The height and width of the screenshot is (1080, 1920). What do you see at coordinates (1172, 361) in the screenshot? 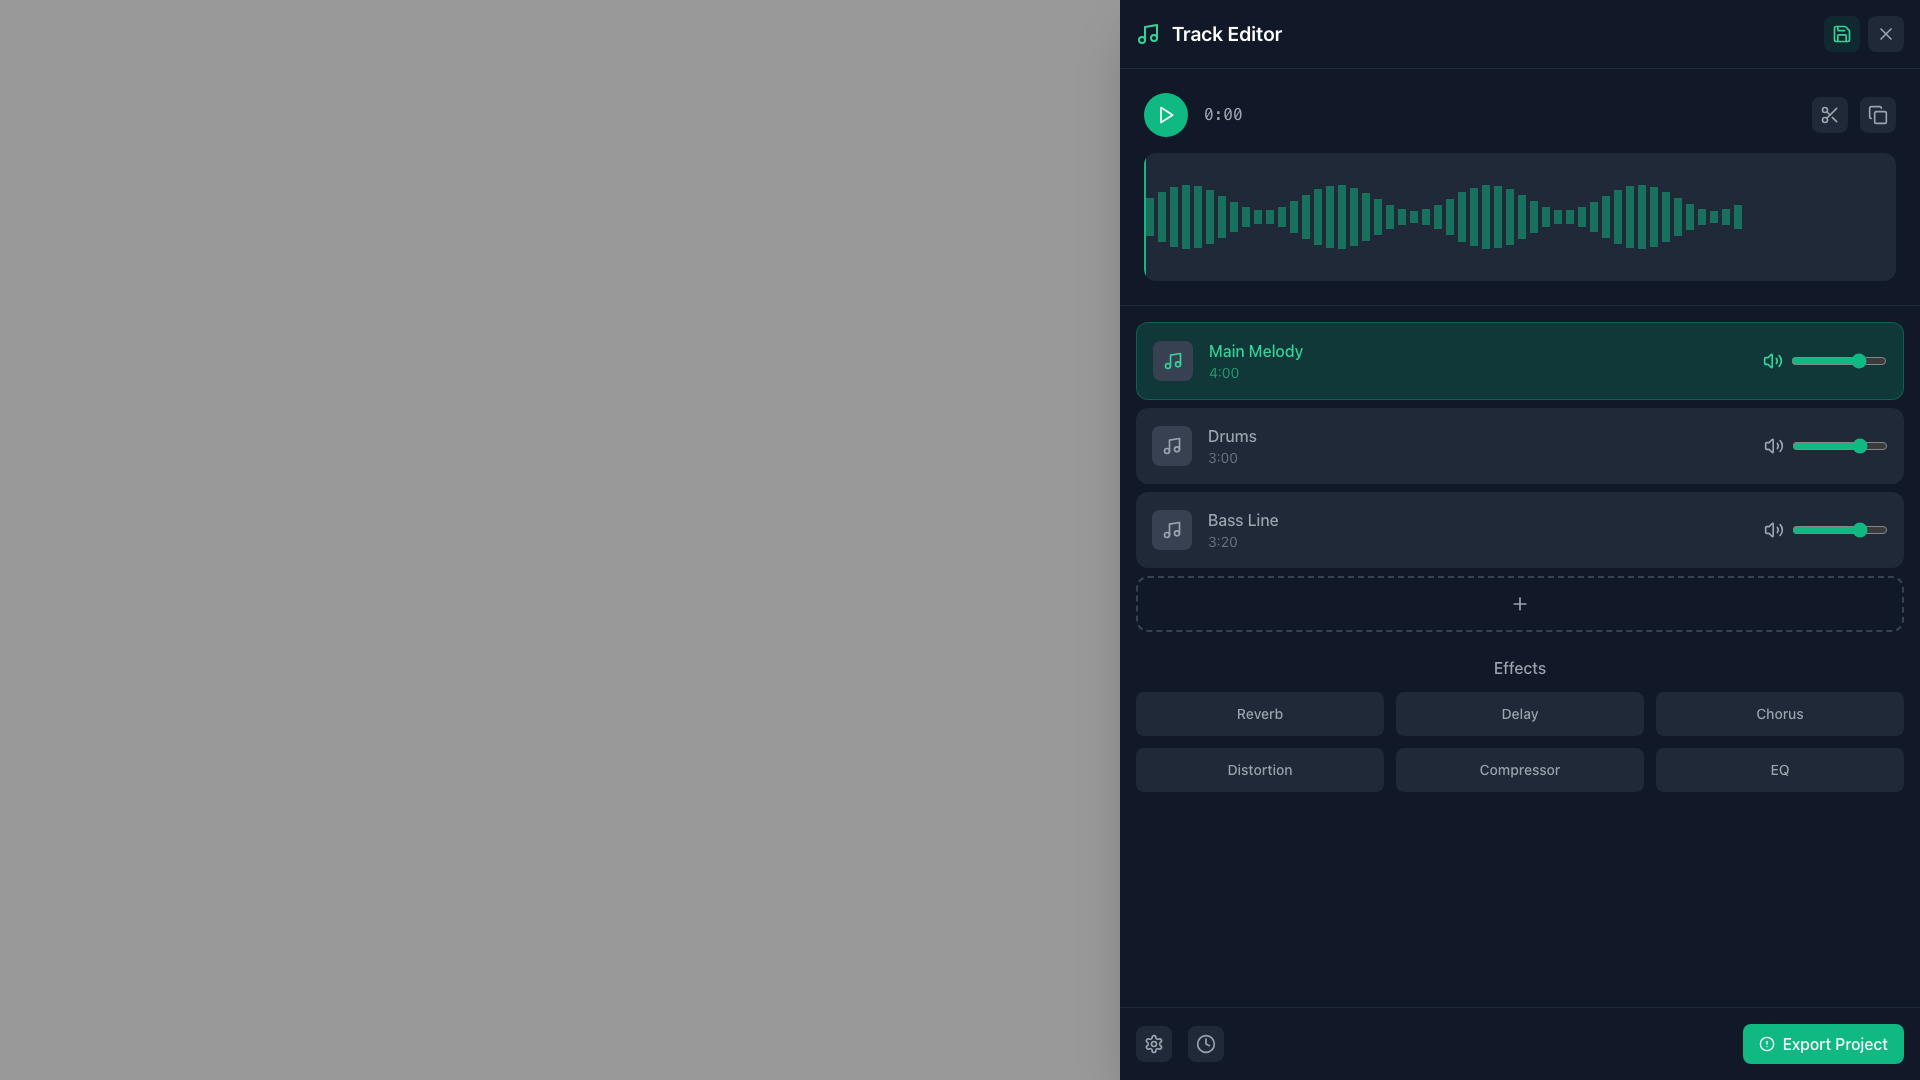
I see `the musical note icon with a light green stroke located in the upper-left corner of the 'Main Melody' track card` at bounding box center [1172, 361].